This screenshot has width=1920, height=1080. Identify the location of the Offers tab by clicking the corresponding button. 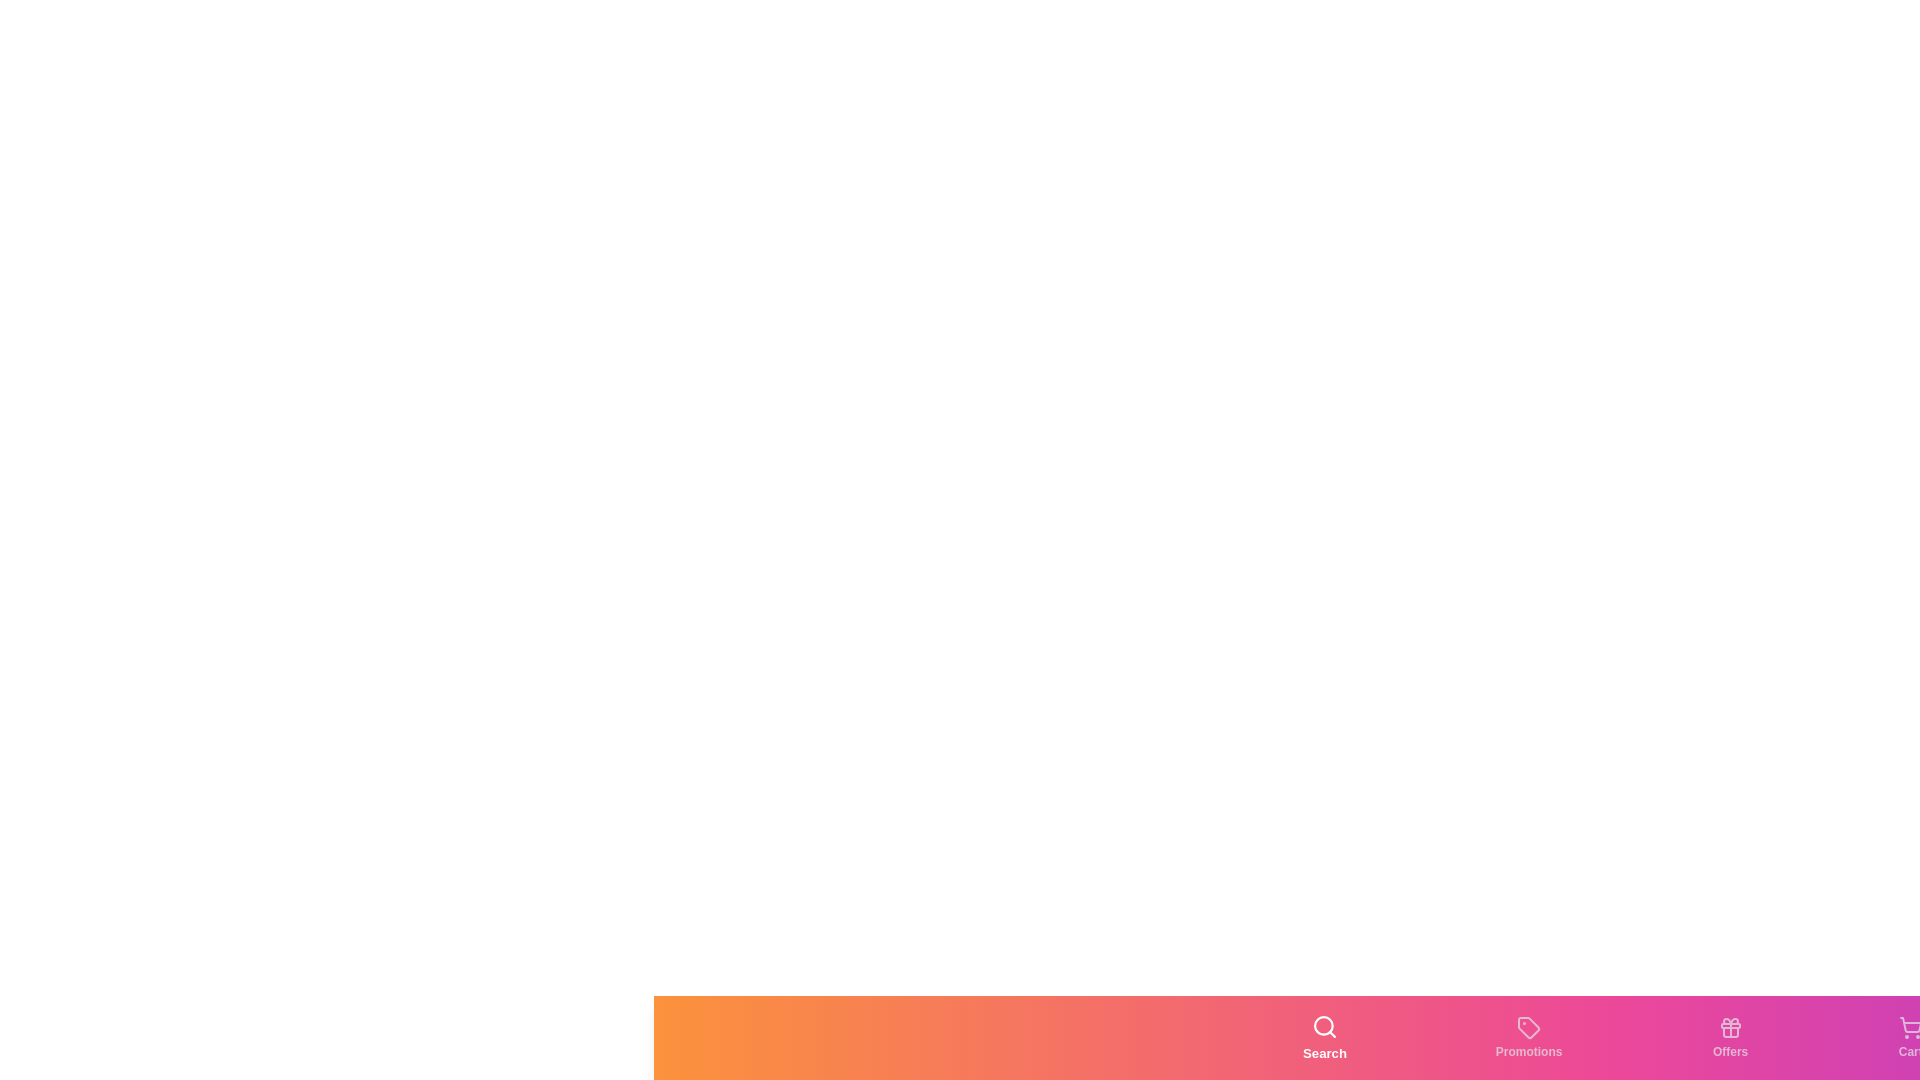
(1729, 1036).